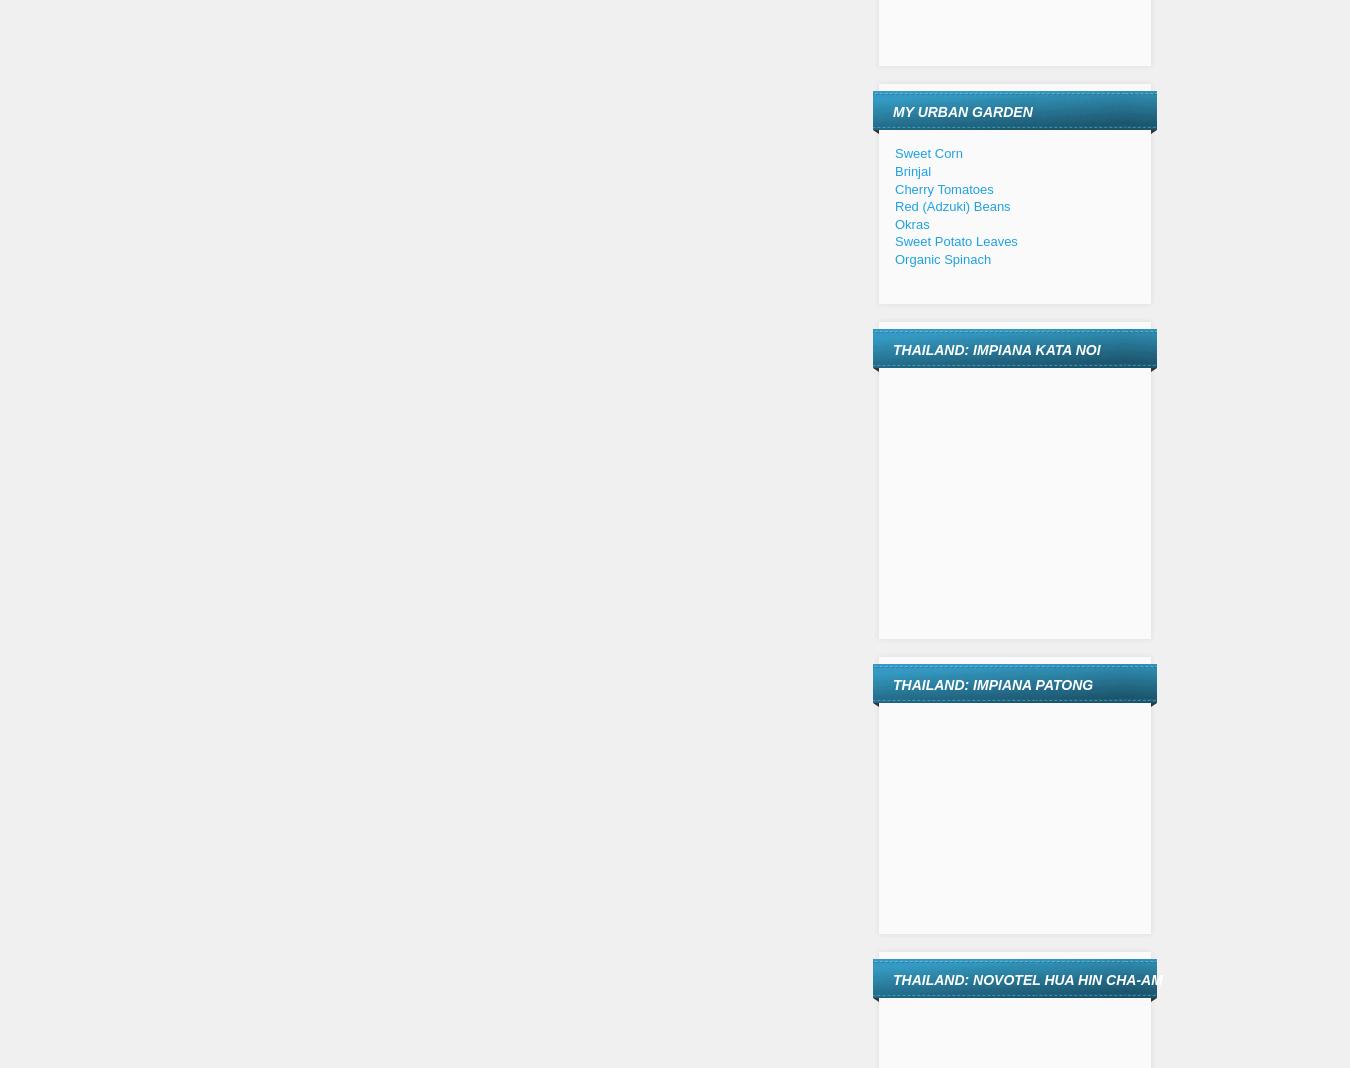 The height and width of the screenshot is (1068, 1350). What do you see at coordinates (895, 223) in the screenshot?
I see `'Okras'` at bounding box center [895, 223].